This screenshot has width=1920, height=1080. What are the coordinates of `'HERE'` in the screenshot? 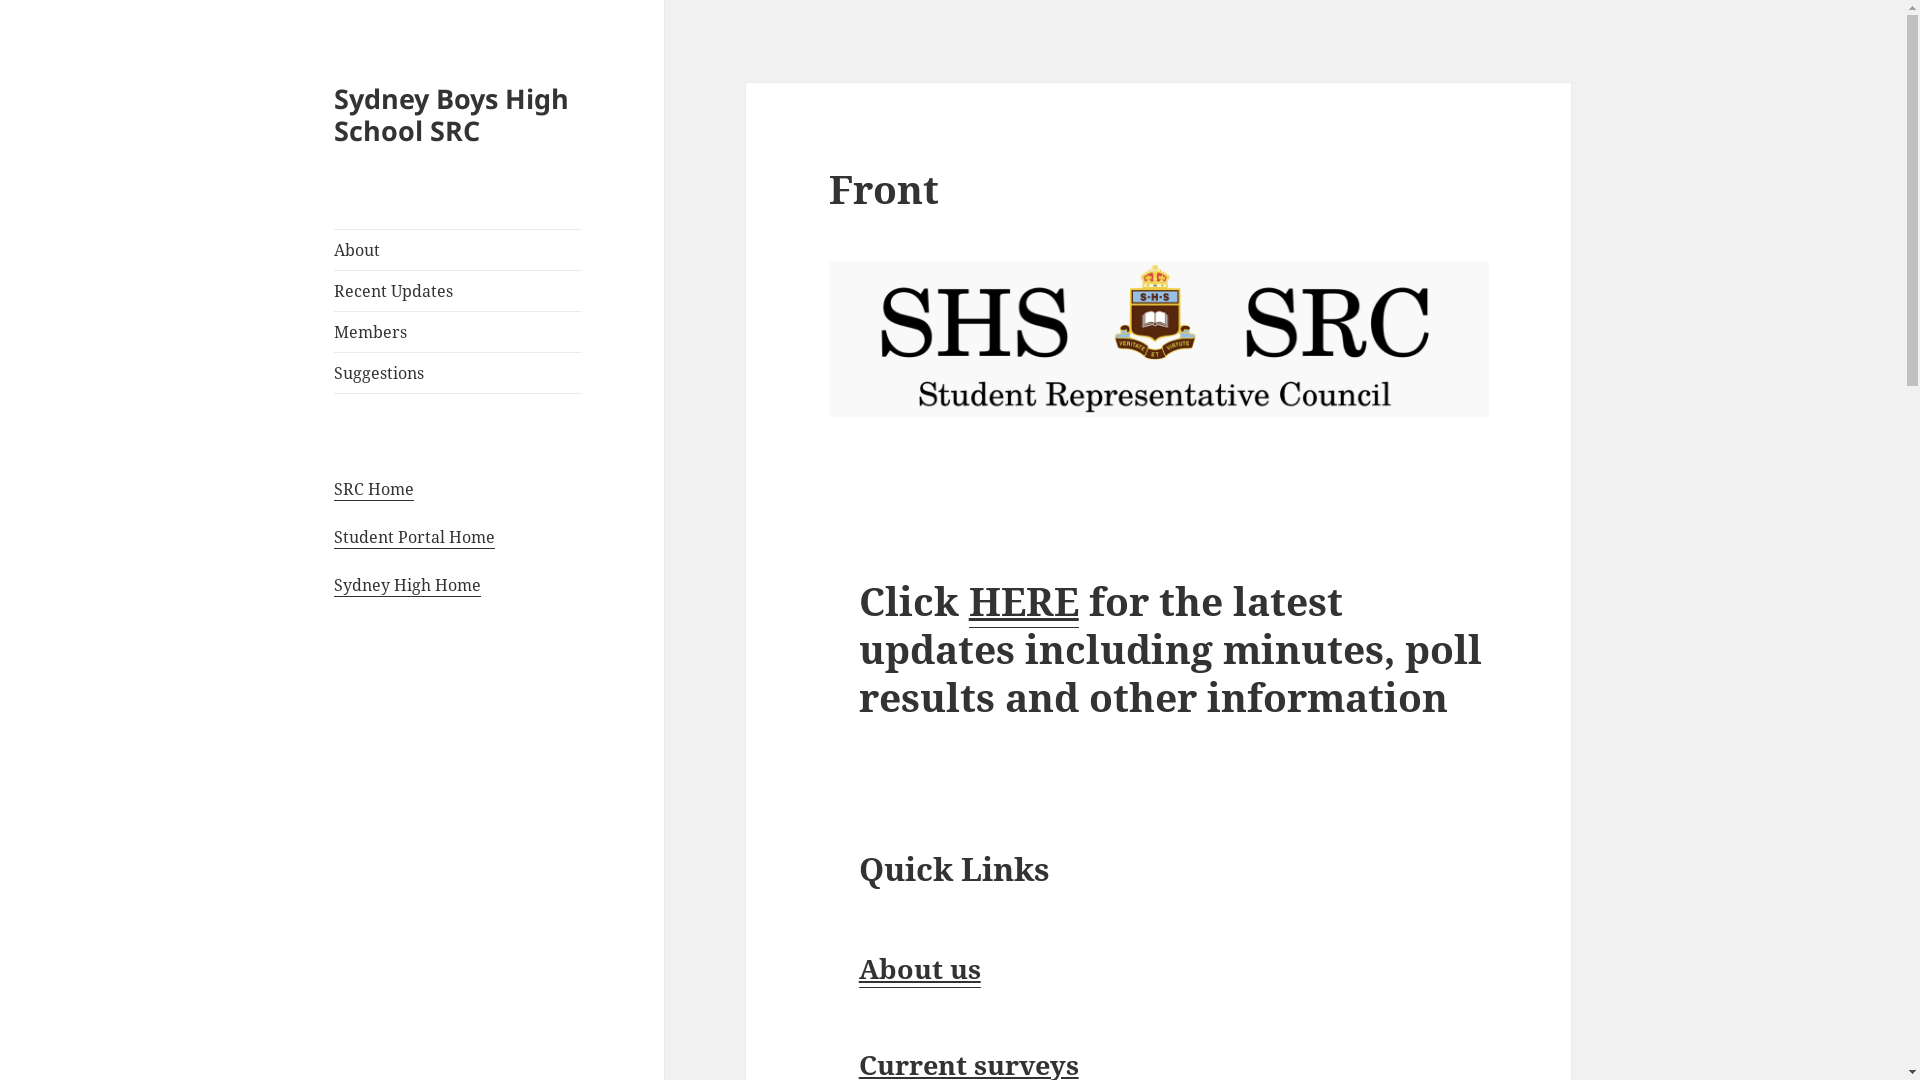 It's located at (1023, 600).